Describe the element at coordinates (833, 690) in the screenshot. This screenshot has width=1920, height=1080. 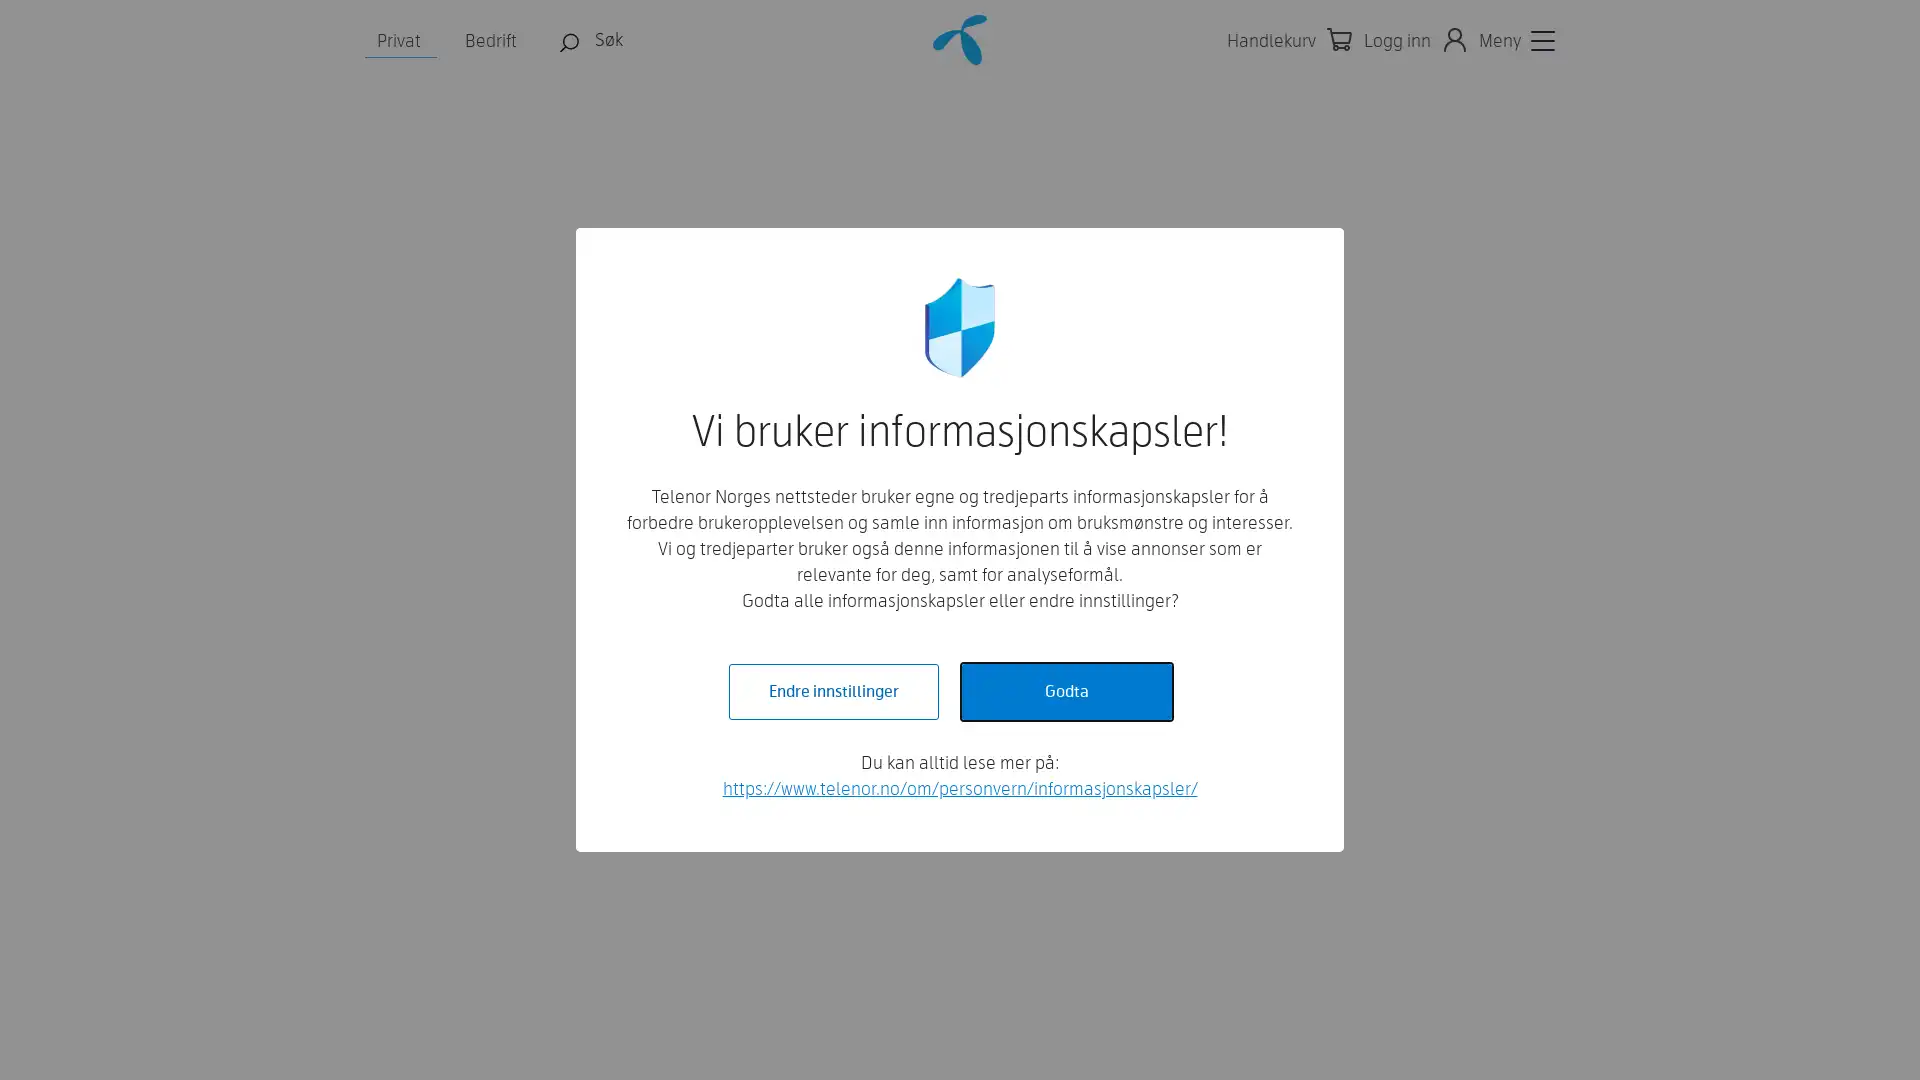
I see `Endre innstillinger` at that location.